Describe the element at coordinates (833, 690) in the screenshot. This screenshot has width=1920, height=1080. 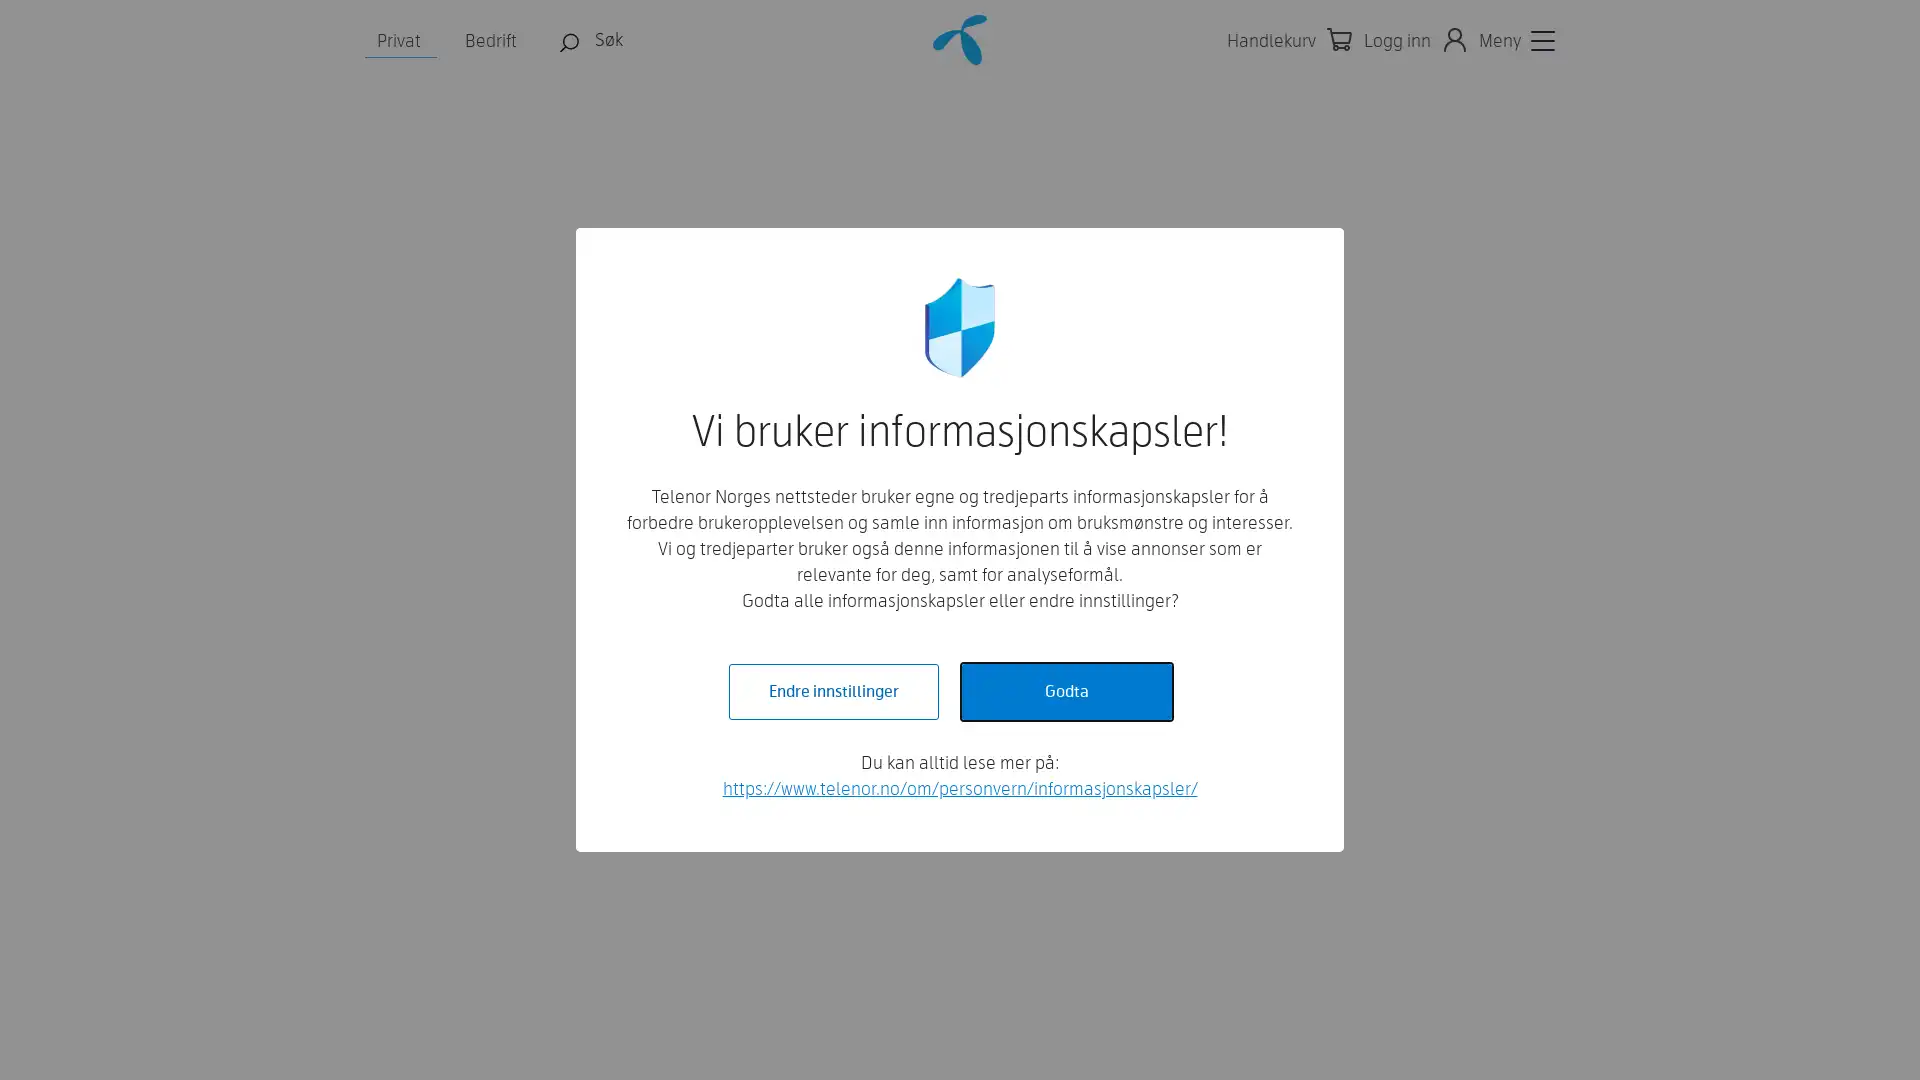
I see `Endre innstillinger` at that location.